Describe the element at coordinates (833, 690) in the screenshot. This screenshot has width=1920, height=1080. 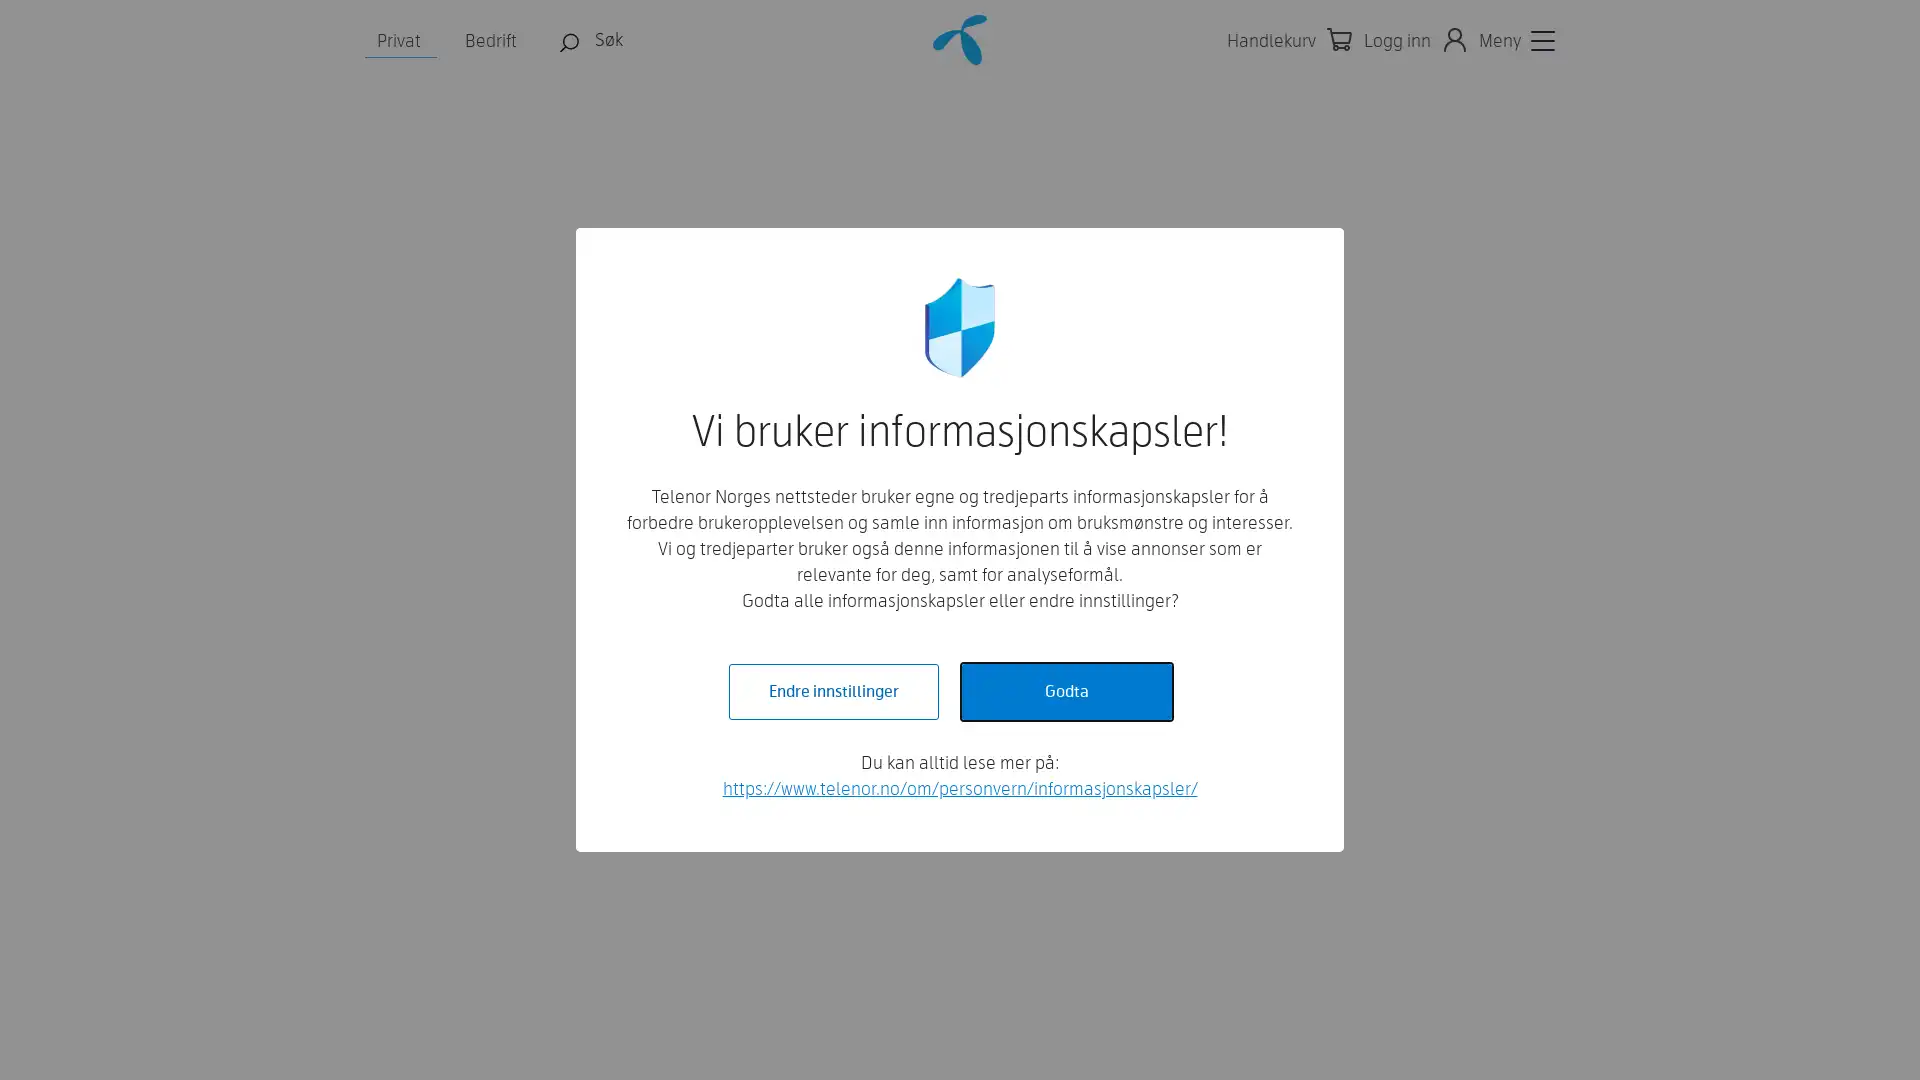
I see `Endre innstillinger` at that location.